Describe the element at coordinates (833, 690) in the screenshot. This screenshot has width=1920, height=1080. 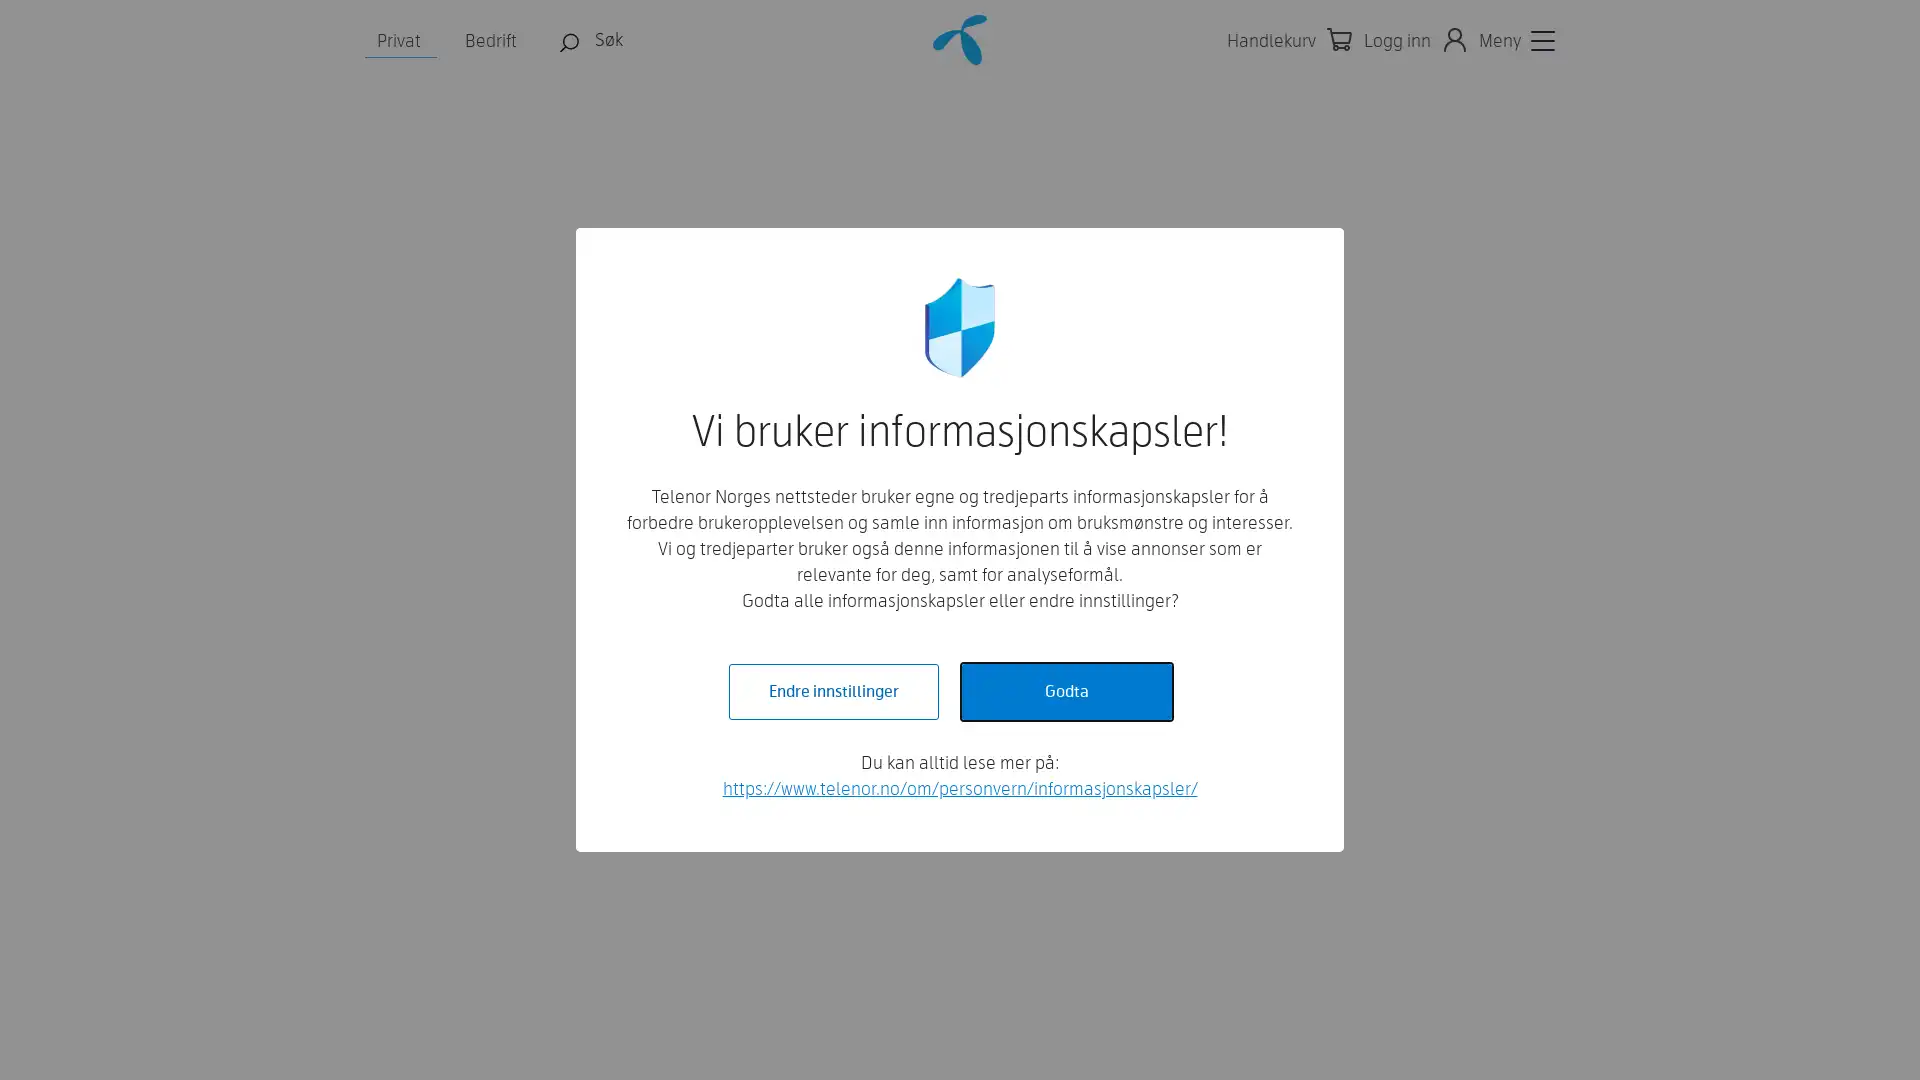
I see `Endre innstillinger` at that location.